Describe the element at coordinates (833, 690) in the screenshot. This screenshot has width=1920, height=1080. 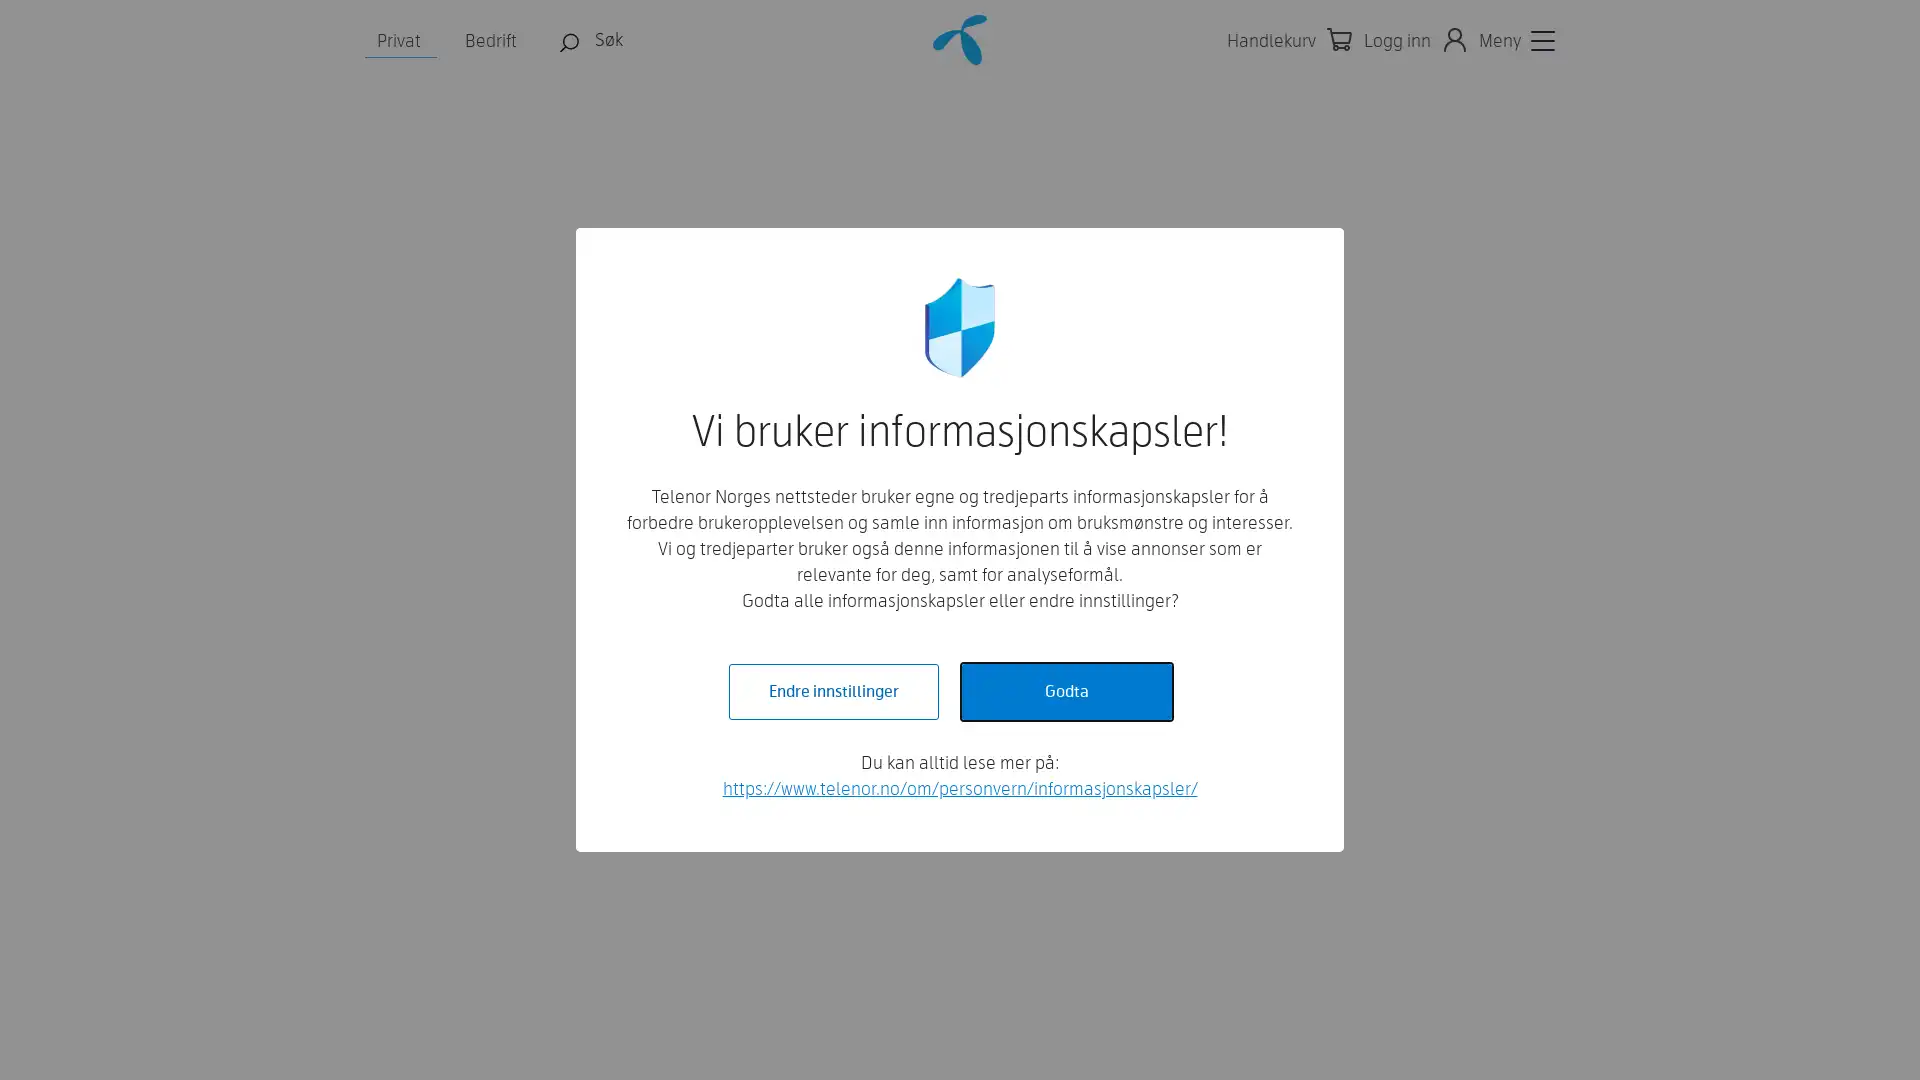
I see `Endre innstillinger` at that location.